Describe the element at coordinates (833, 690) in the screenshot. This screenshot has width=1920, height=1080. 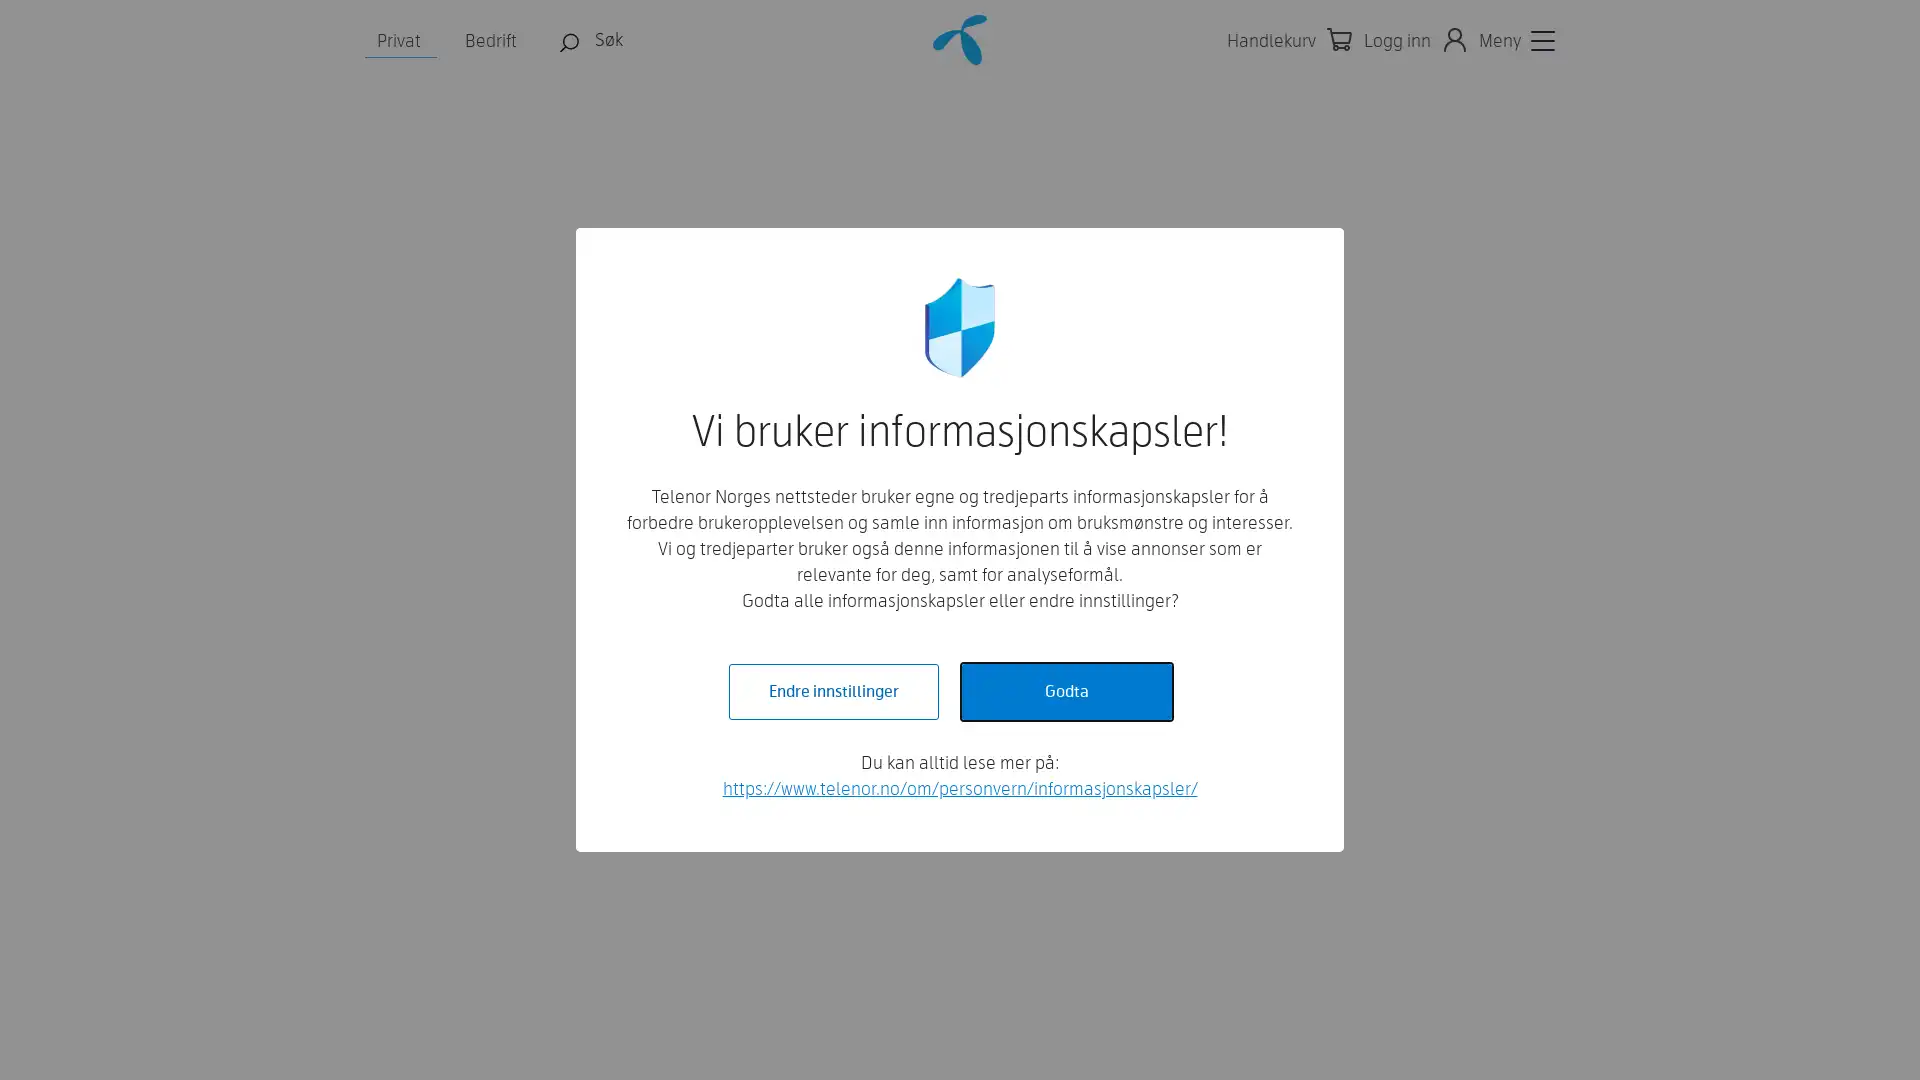
I see `Endre innstillinger` at that location.